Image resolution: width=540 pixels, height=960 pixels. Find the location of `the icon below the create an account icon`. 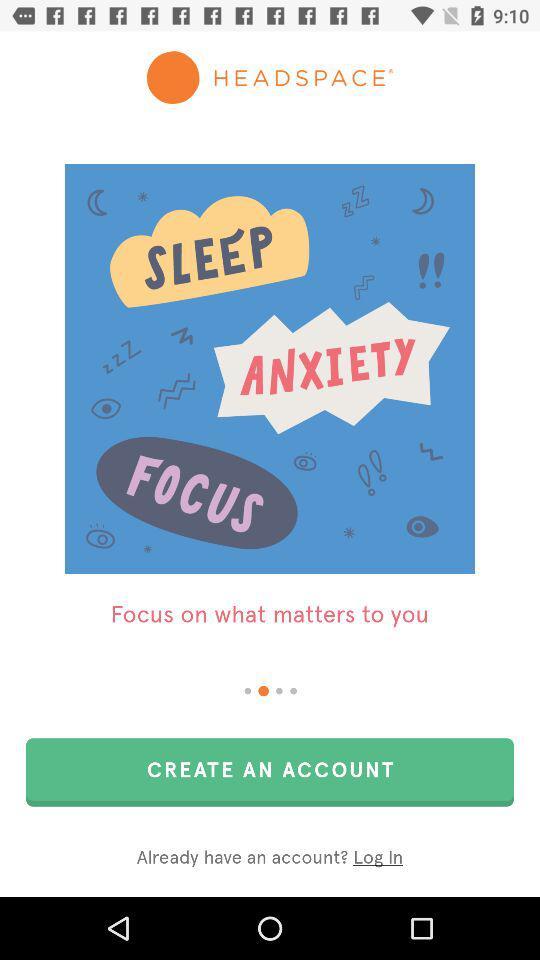

the icon below the create an account icon is located at coordinates (270, 857).